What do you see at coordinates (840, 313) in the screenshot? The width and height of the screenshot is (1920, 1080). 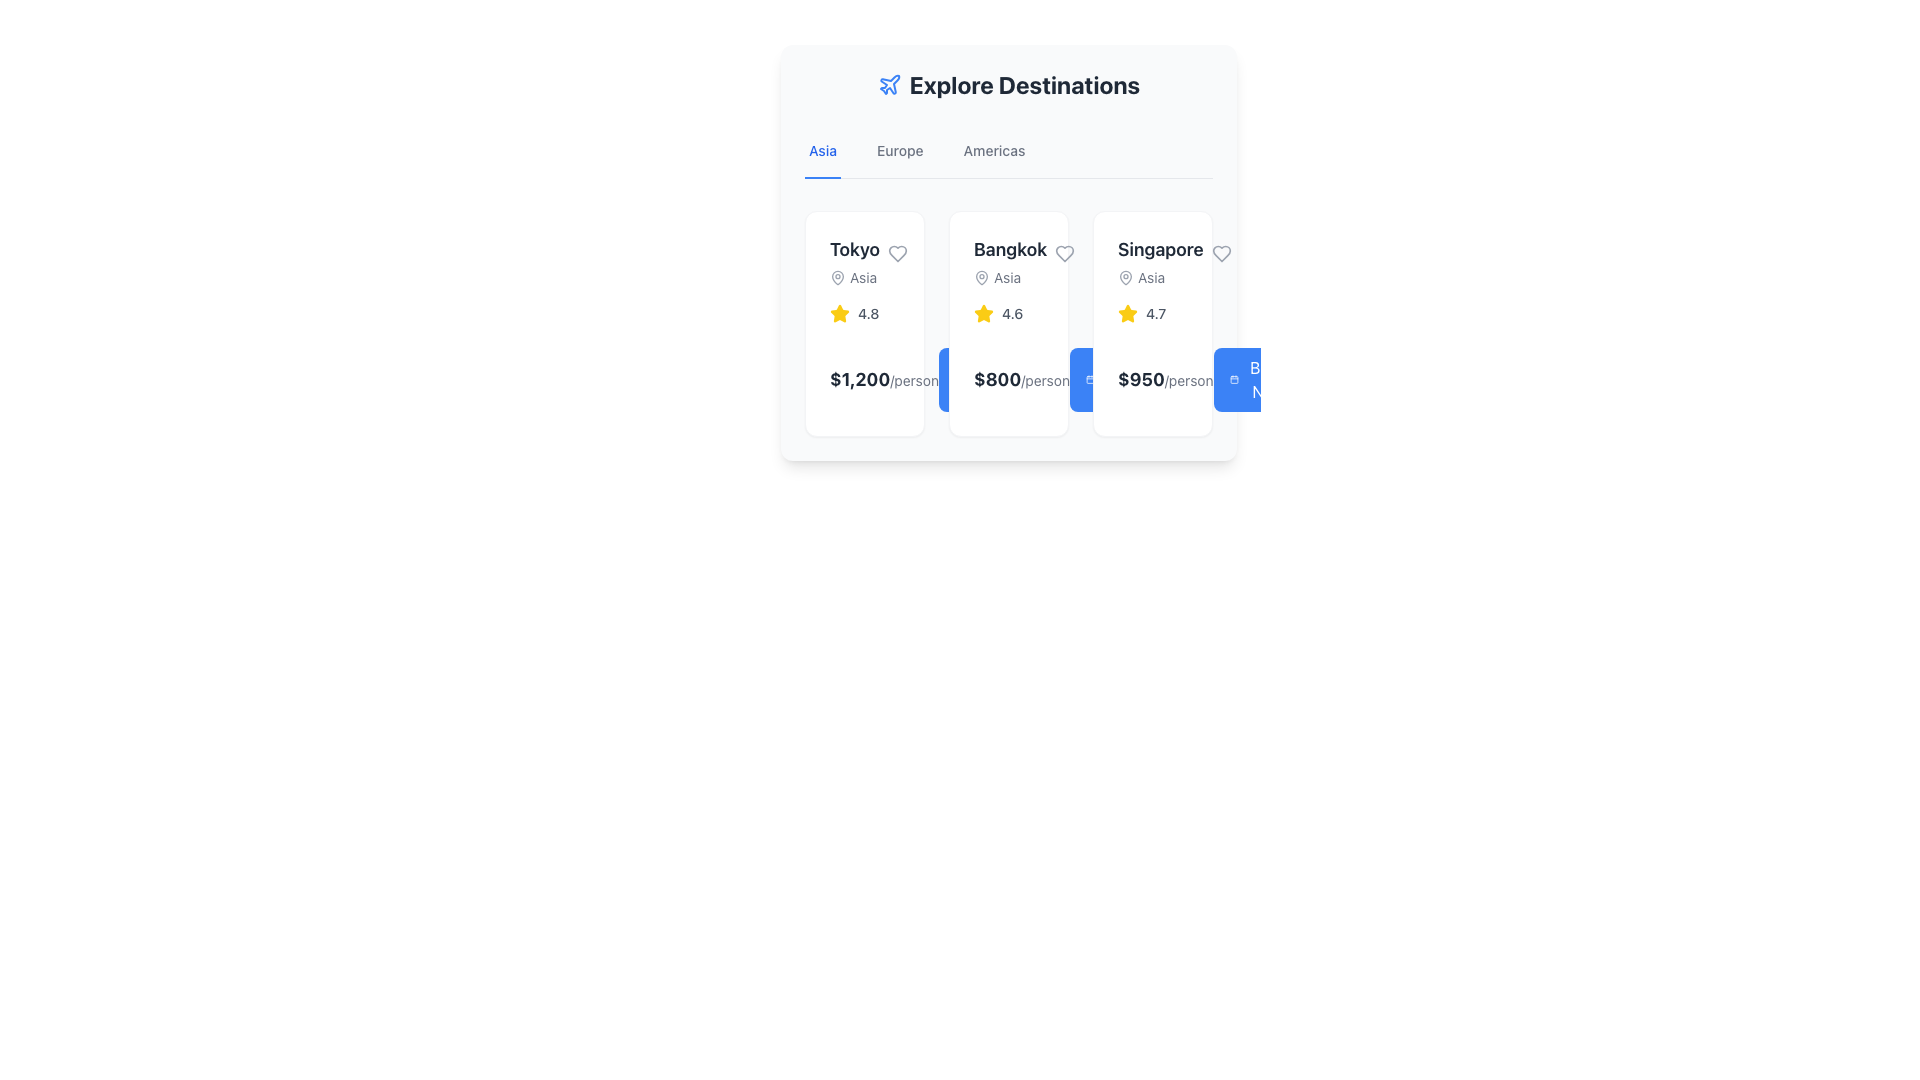 I see `the star symbol icon representing the rating score of '4.8'` at bounding box center [840, 313].